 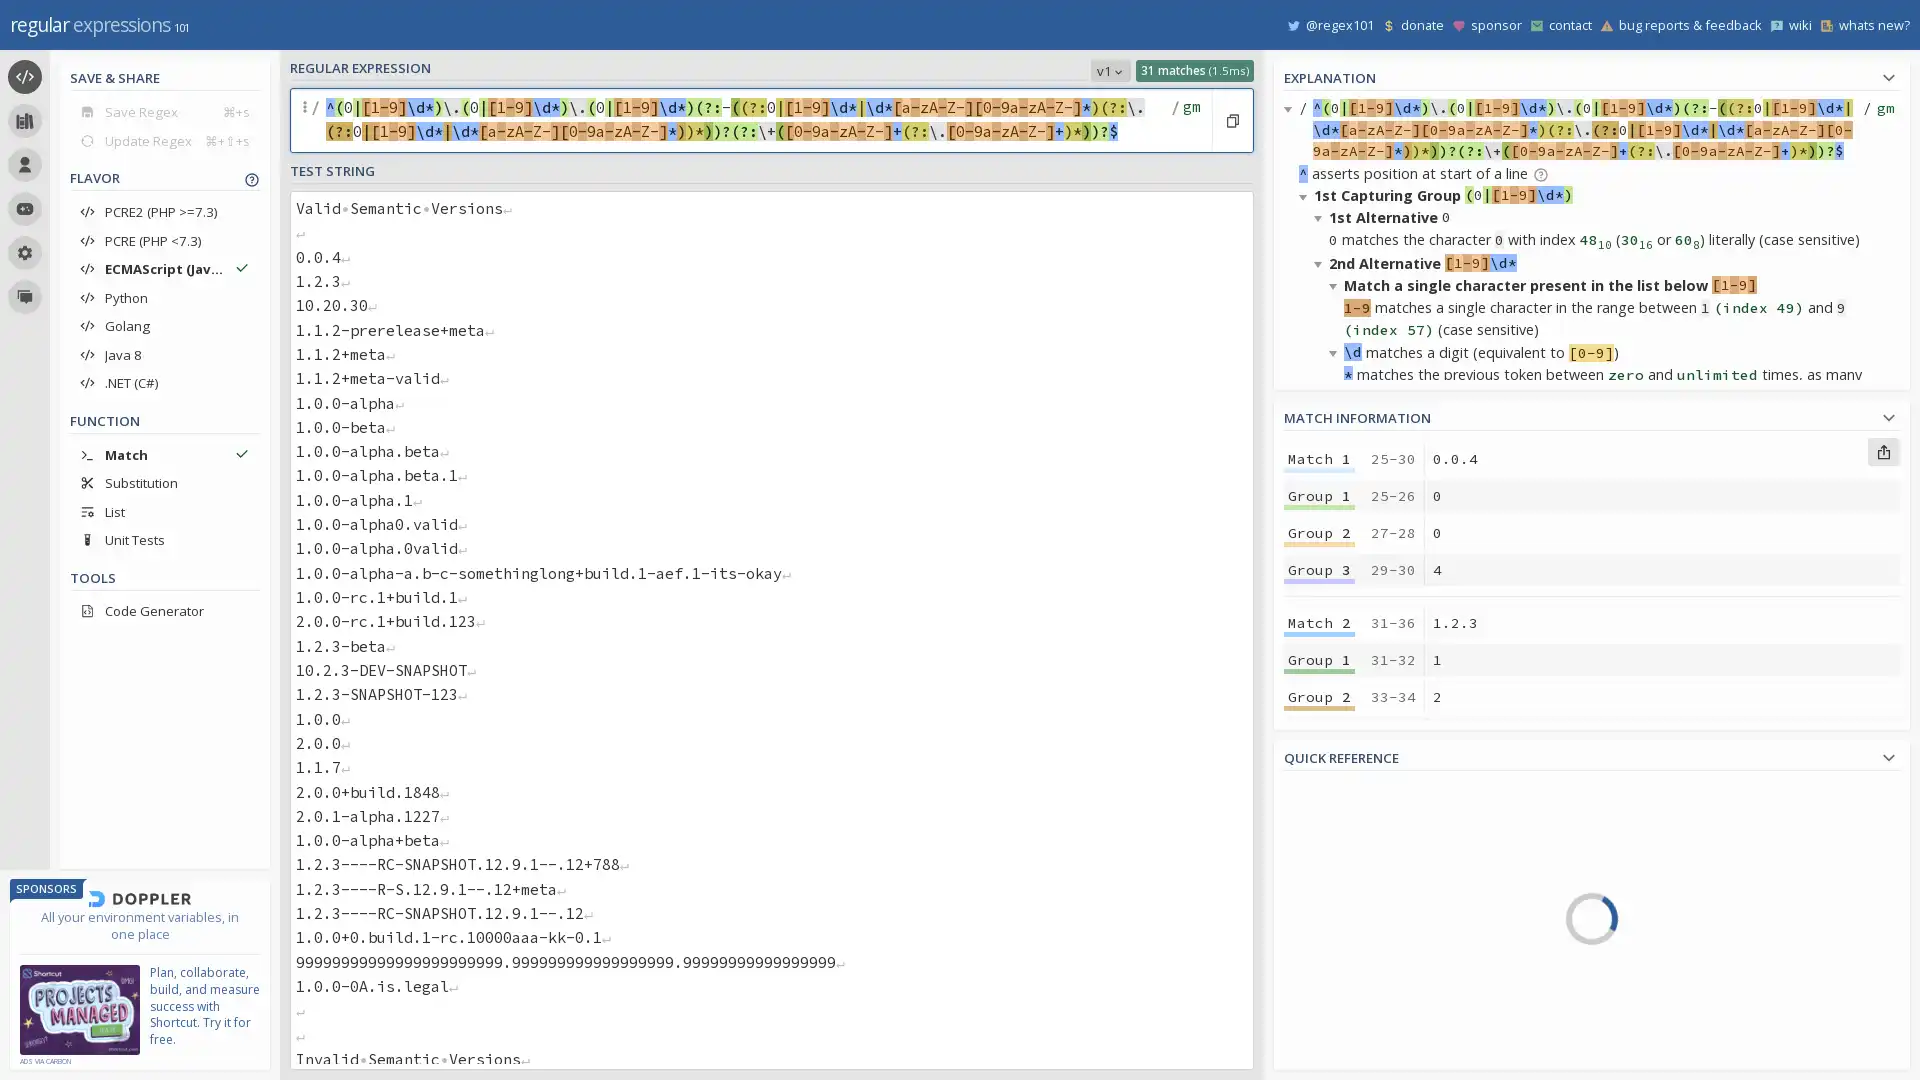 I want to click on Character Classes, so click(x=1377, y=1029).